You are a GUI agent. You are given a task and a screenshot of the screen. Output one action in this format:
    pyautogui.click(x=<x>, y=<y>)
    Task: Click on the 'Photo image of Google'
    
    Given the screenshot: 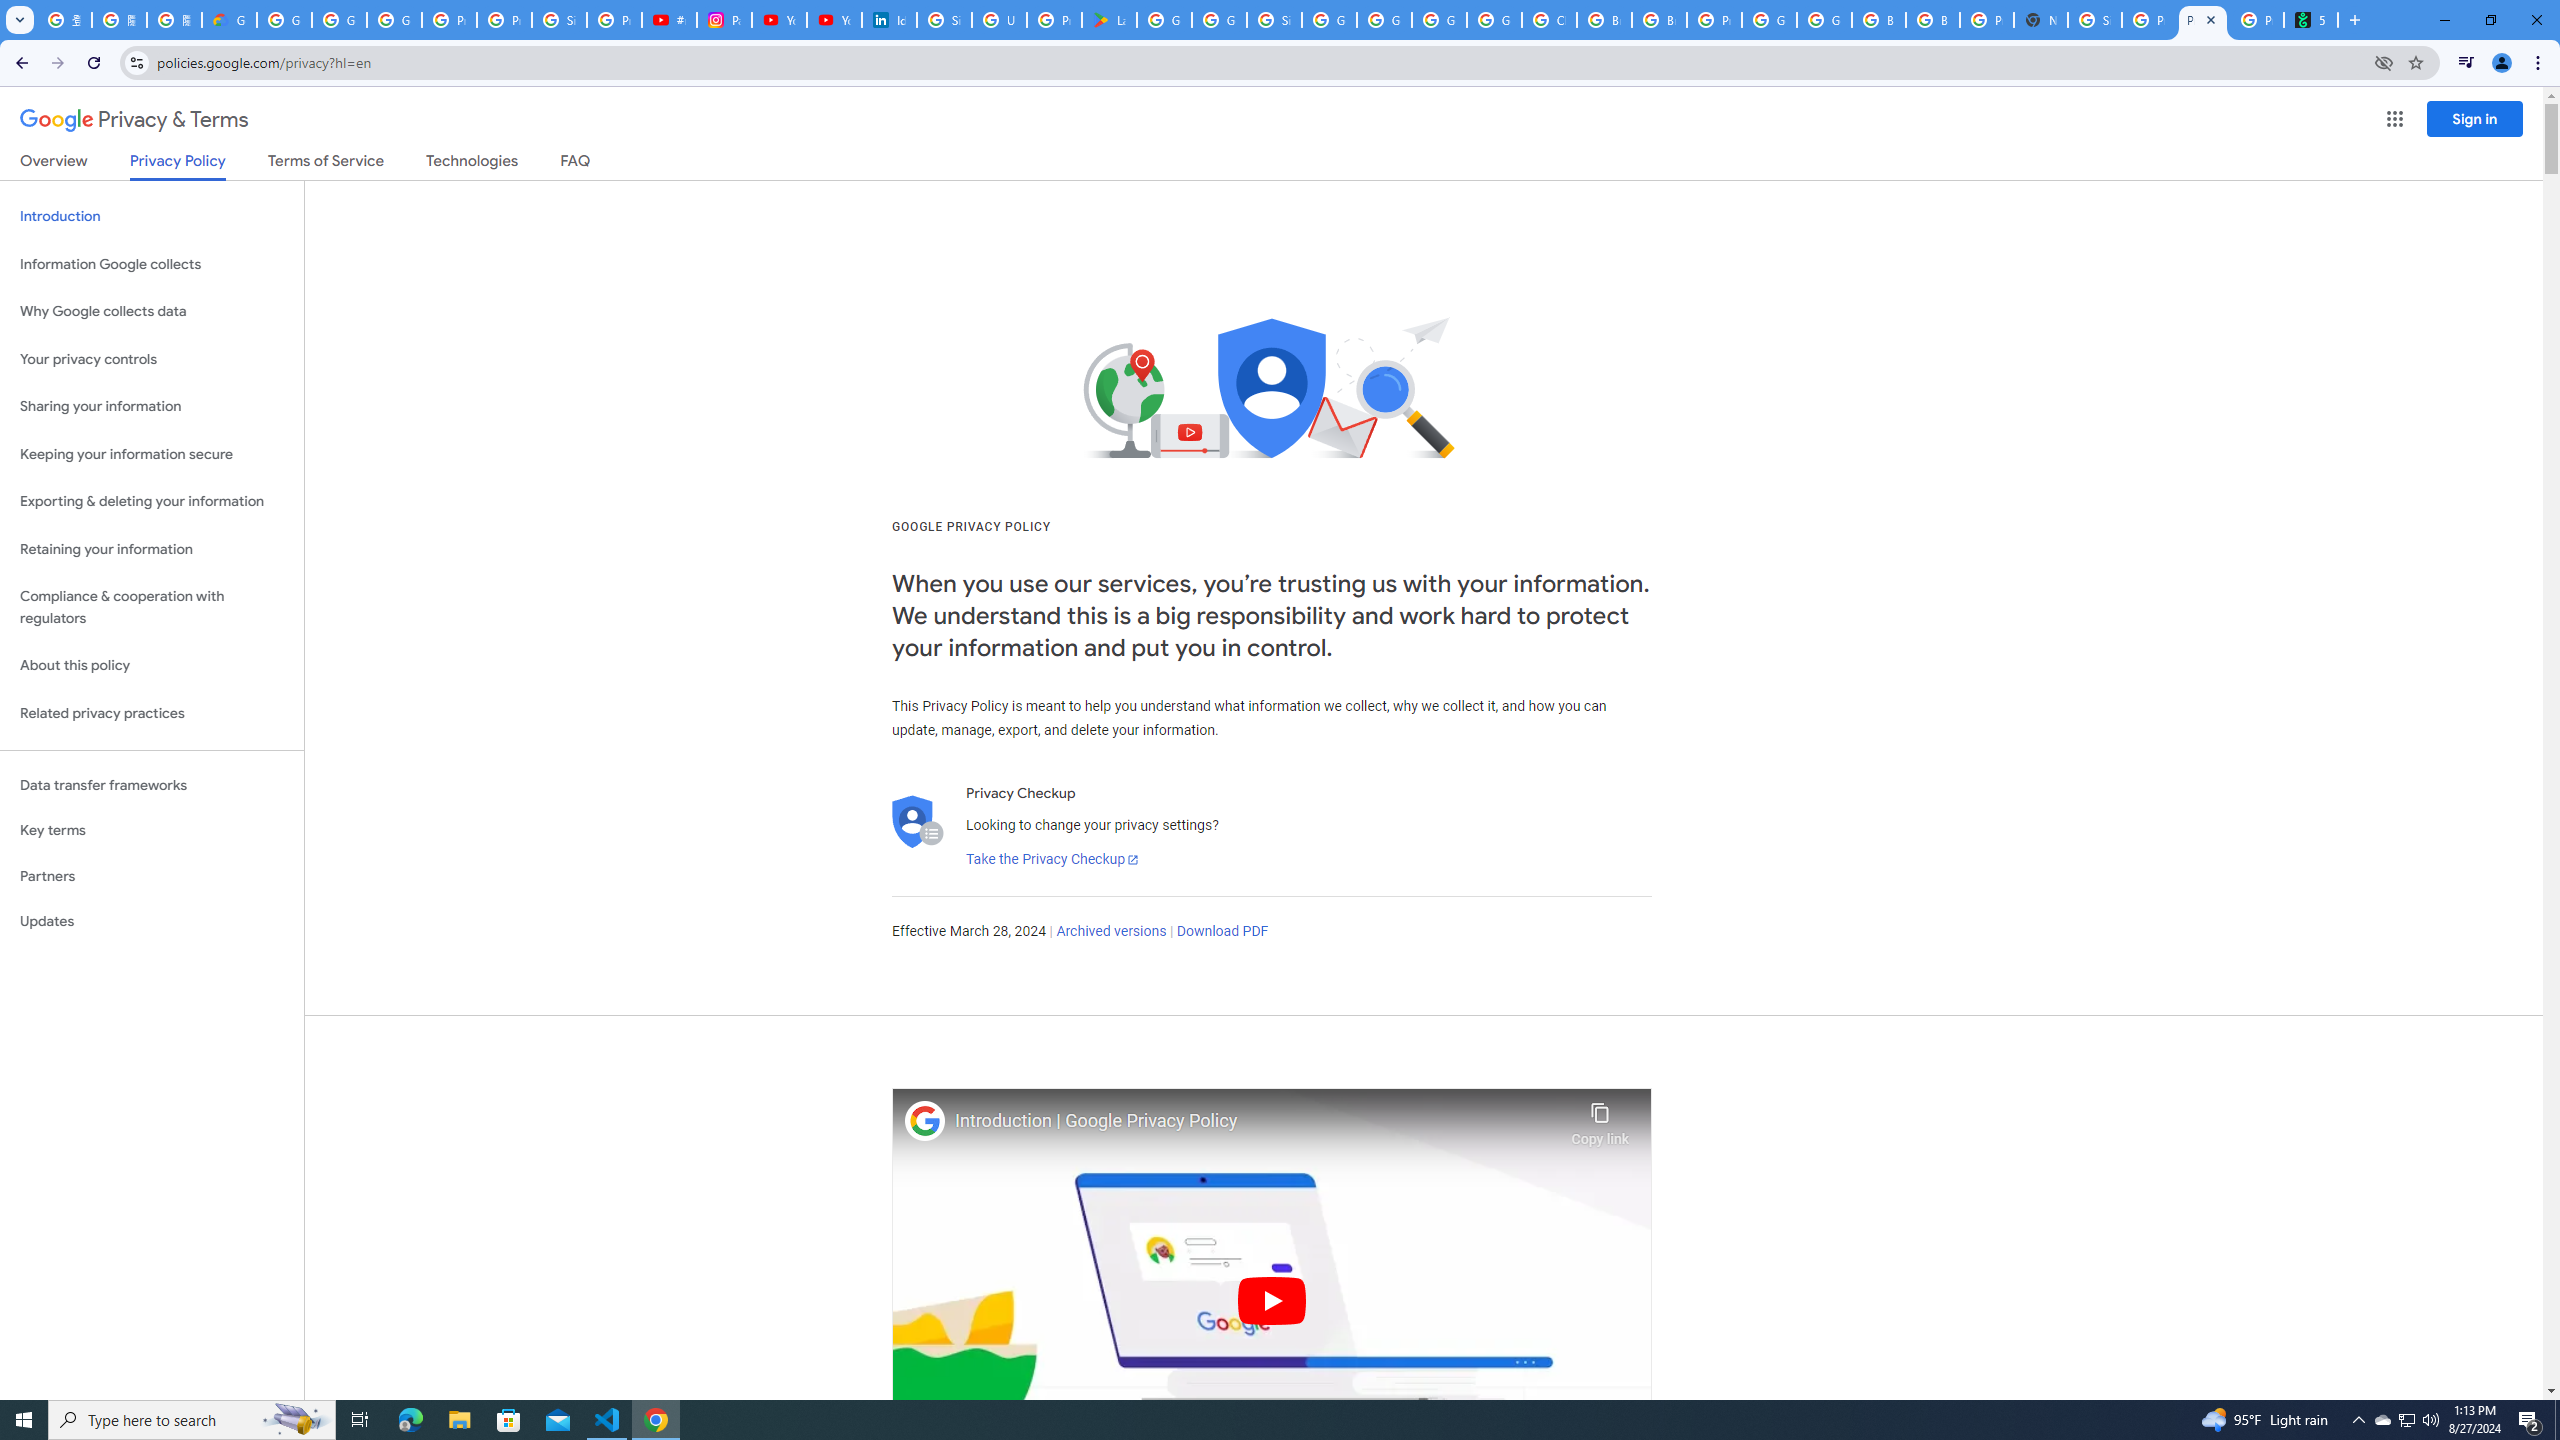 What is the action you would take?
    pyautogui.click(x=925, y=1119)
    